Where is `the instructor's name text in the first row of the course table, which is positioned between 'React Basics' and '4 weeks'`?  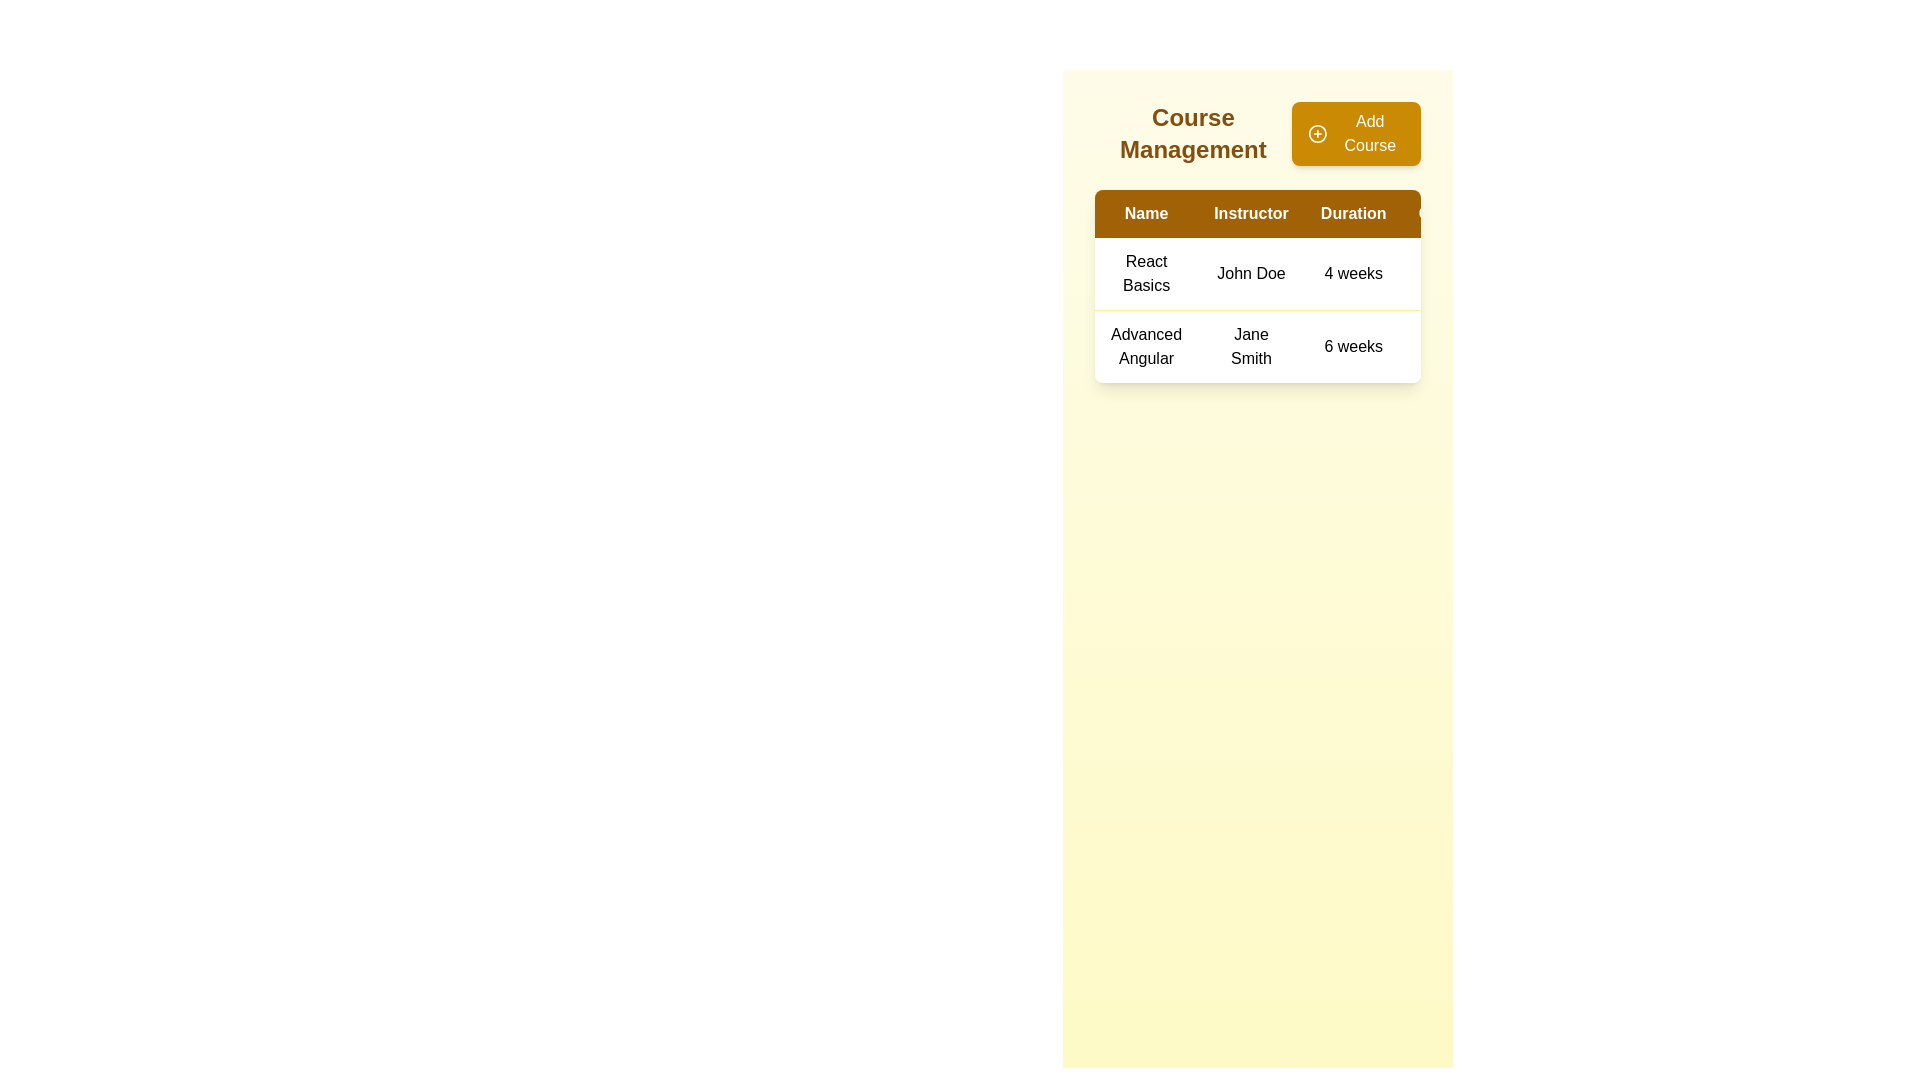 the instructor's name text in the first row of the course table, which is positioned between 'React Basics' and '4 weeks' is located at coordinates (1250, 274).